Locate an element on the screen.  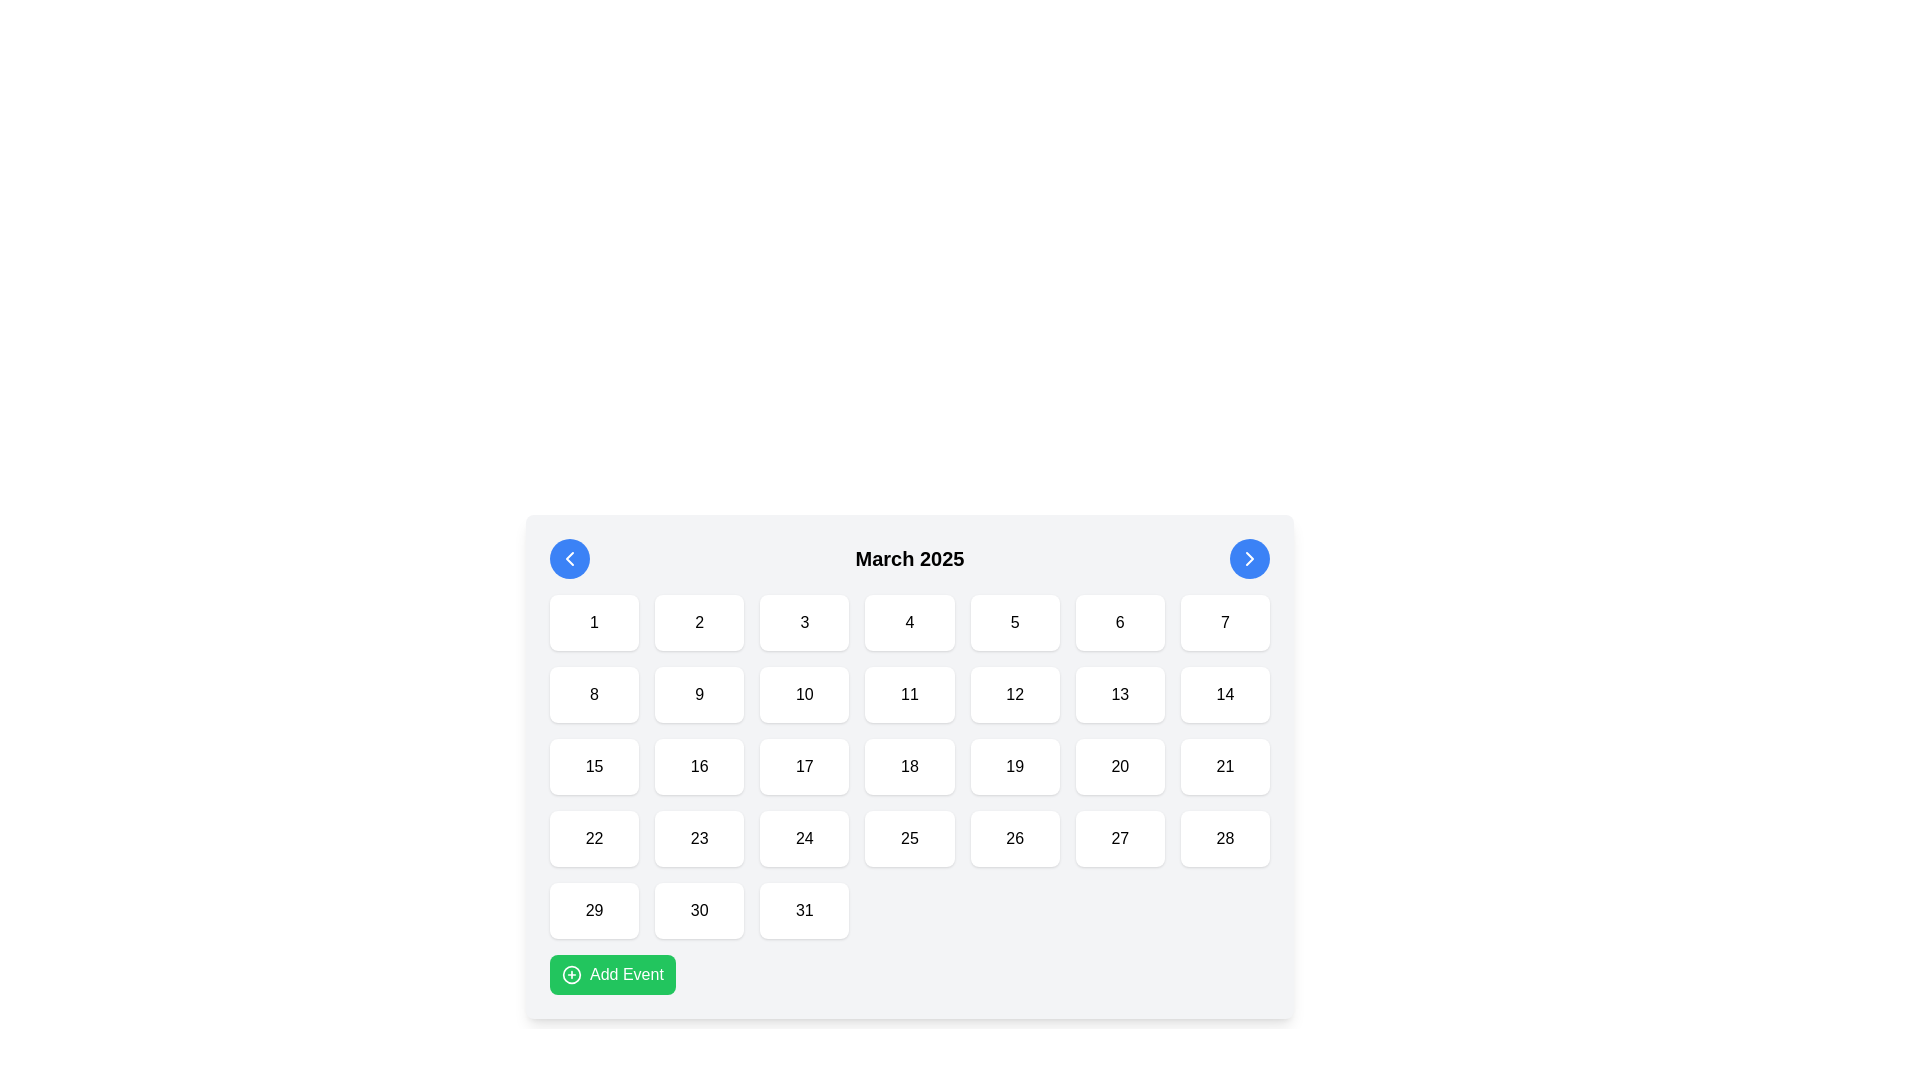
the square button labeled '9' with a white background and black text is located at coordinates (699, 693).